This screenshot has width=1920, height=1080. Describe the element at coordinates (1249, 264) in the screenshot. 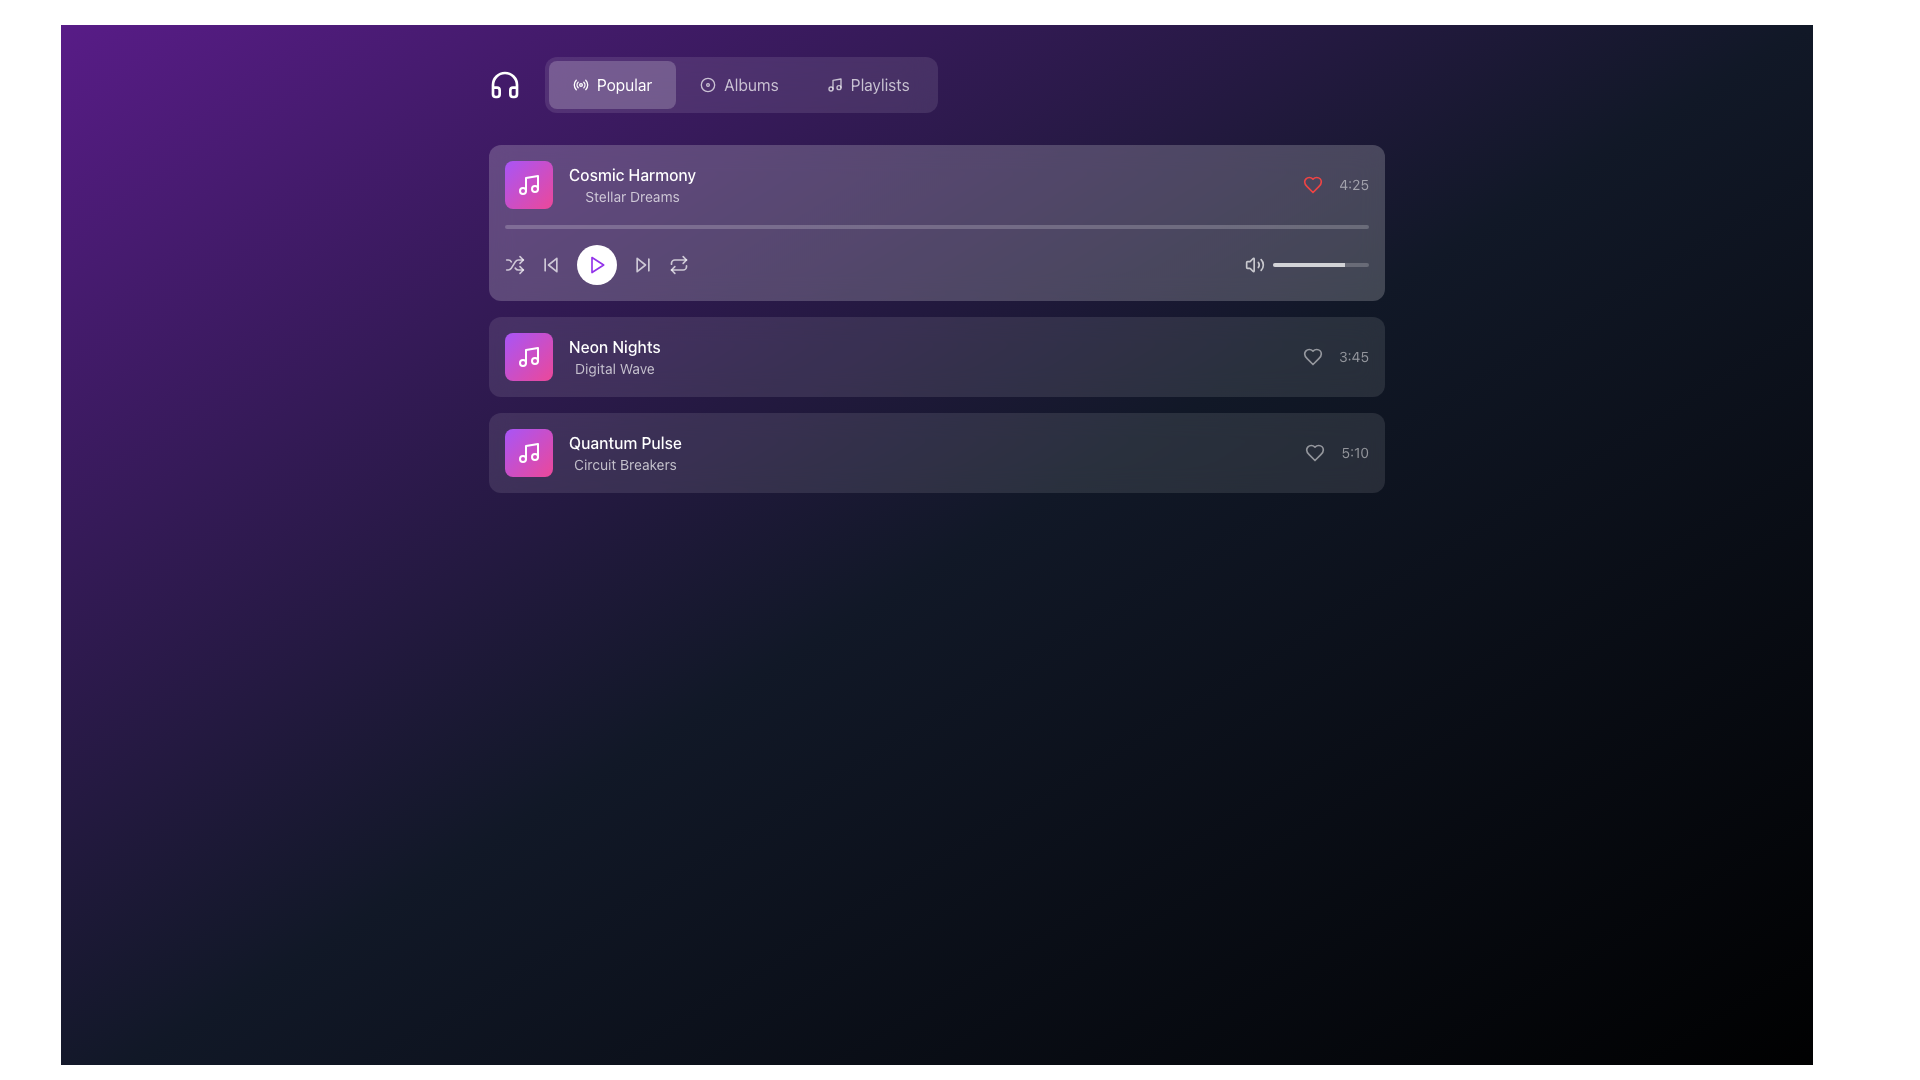

I see `the mute status icon located within the volume control section` at that location.